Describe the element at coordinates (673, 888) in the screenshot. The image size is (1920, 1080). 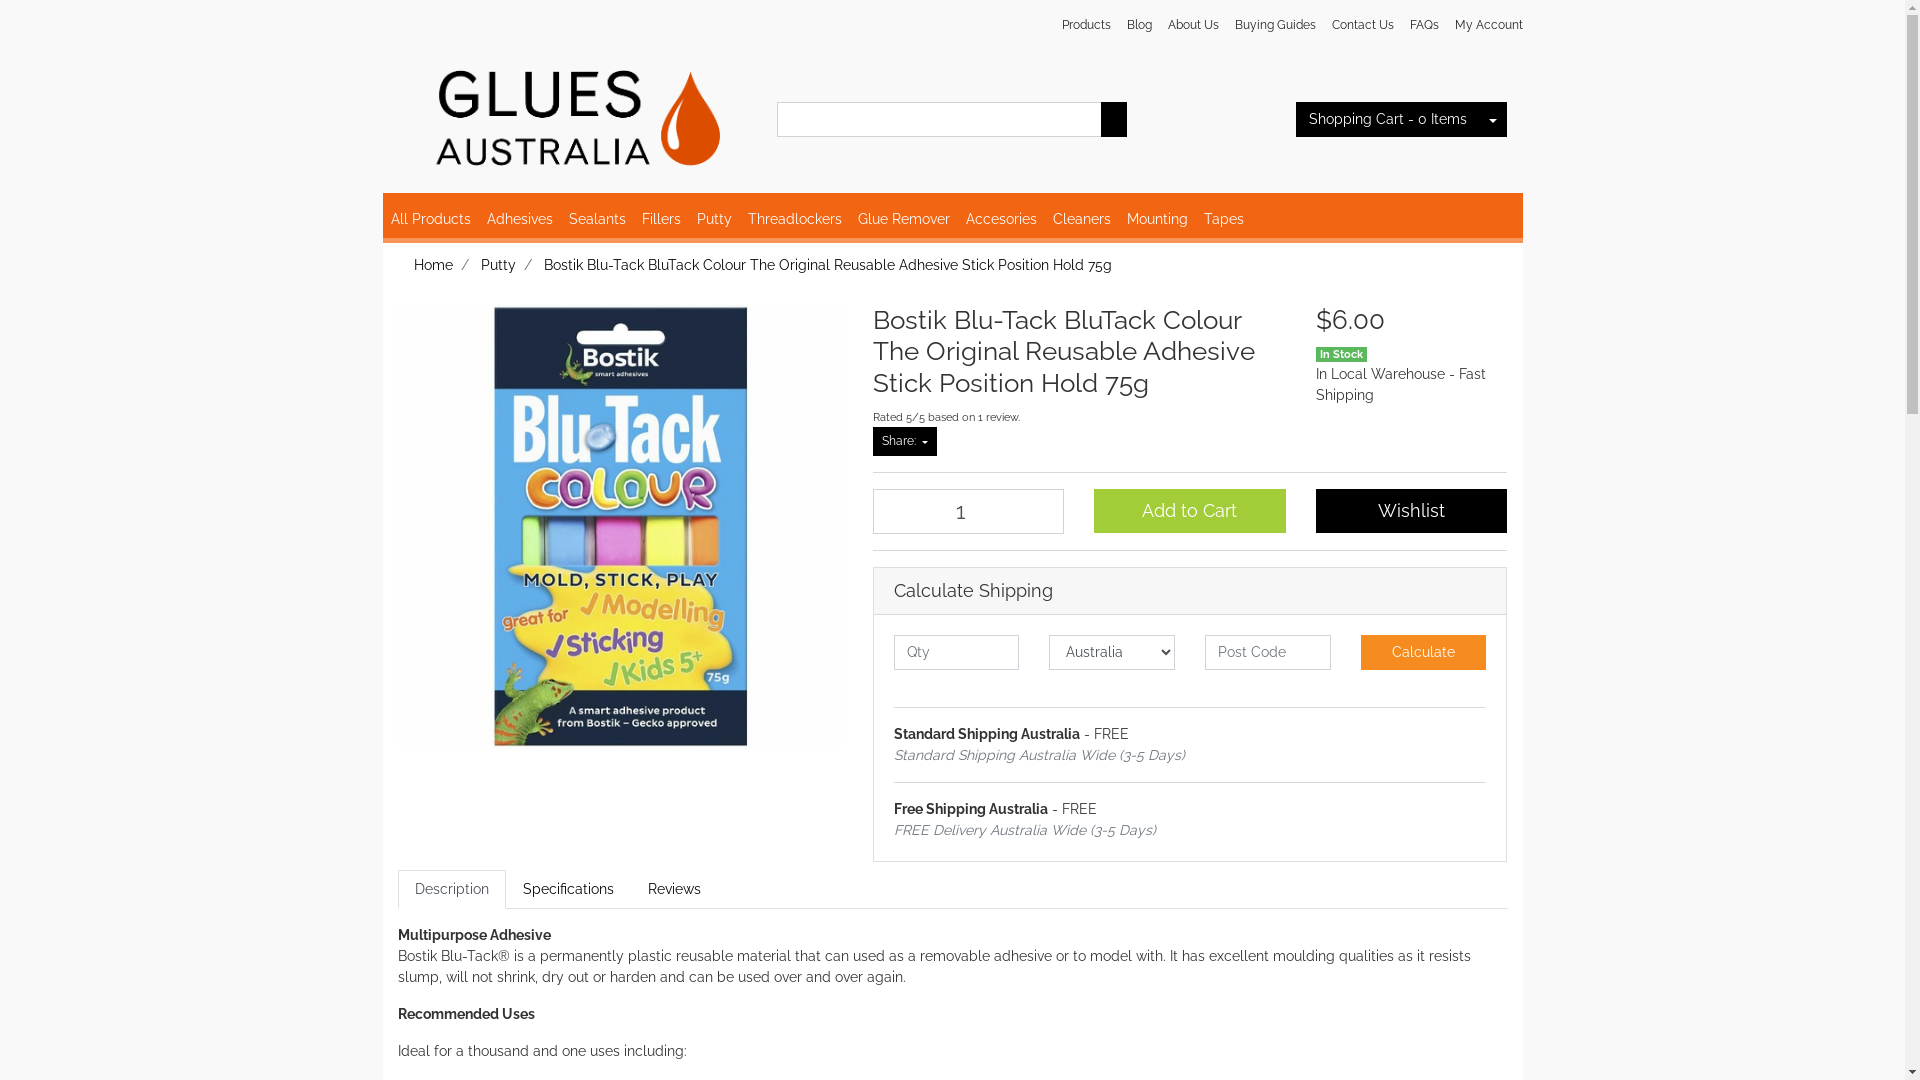
I see `'Reviews'` at that location.